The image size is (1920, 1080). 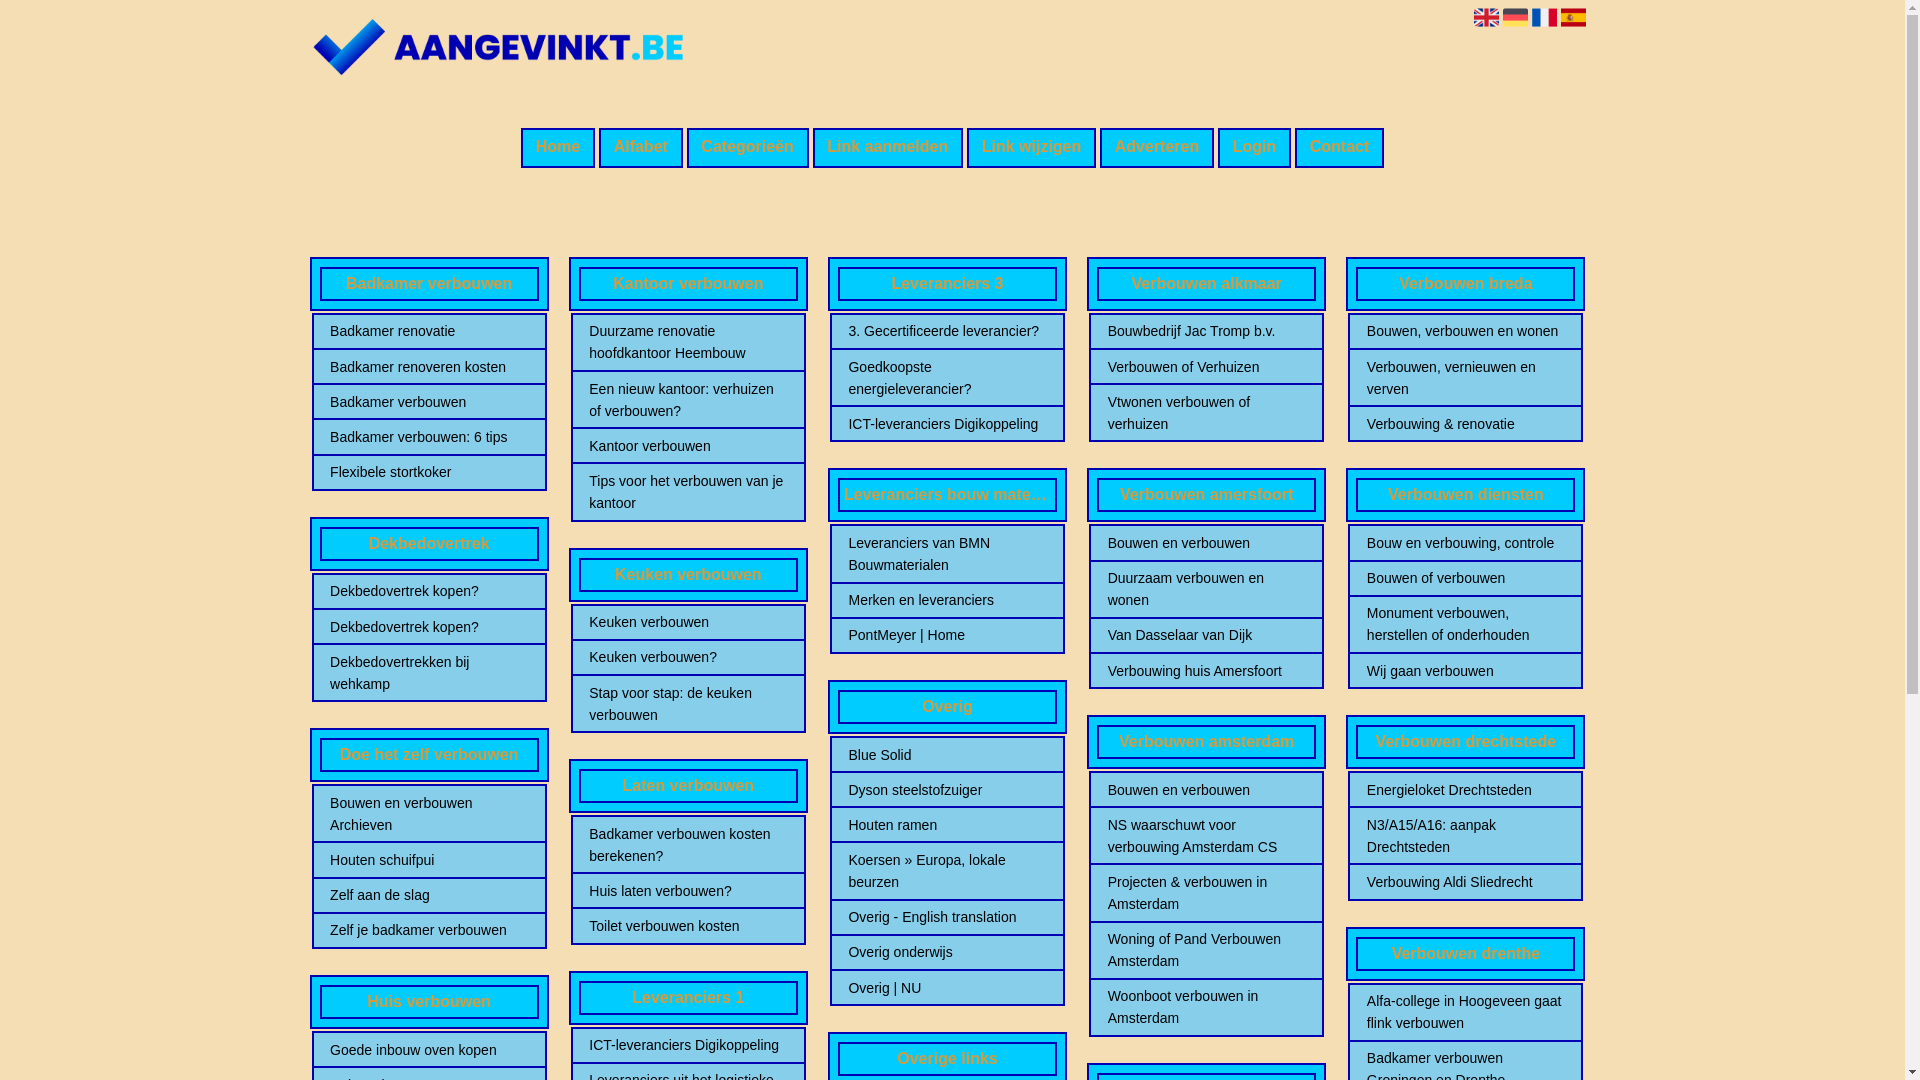 What do you see at coordinates (945, 789) in the screenshot?
I see `'Dyson steelstofzuiger'` at bounding box center [945, 789].